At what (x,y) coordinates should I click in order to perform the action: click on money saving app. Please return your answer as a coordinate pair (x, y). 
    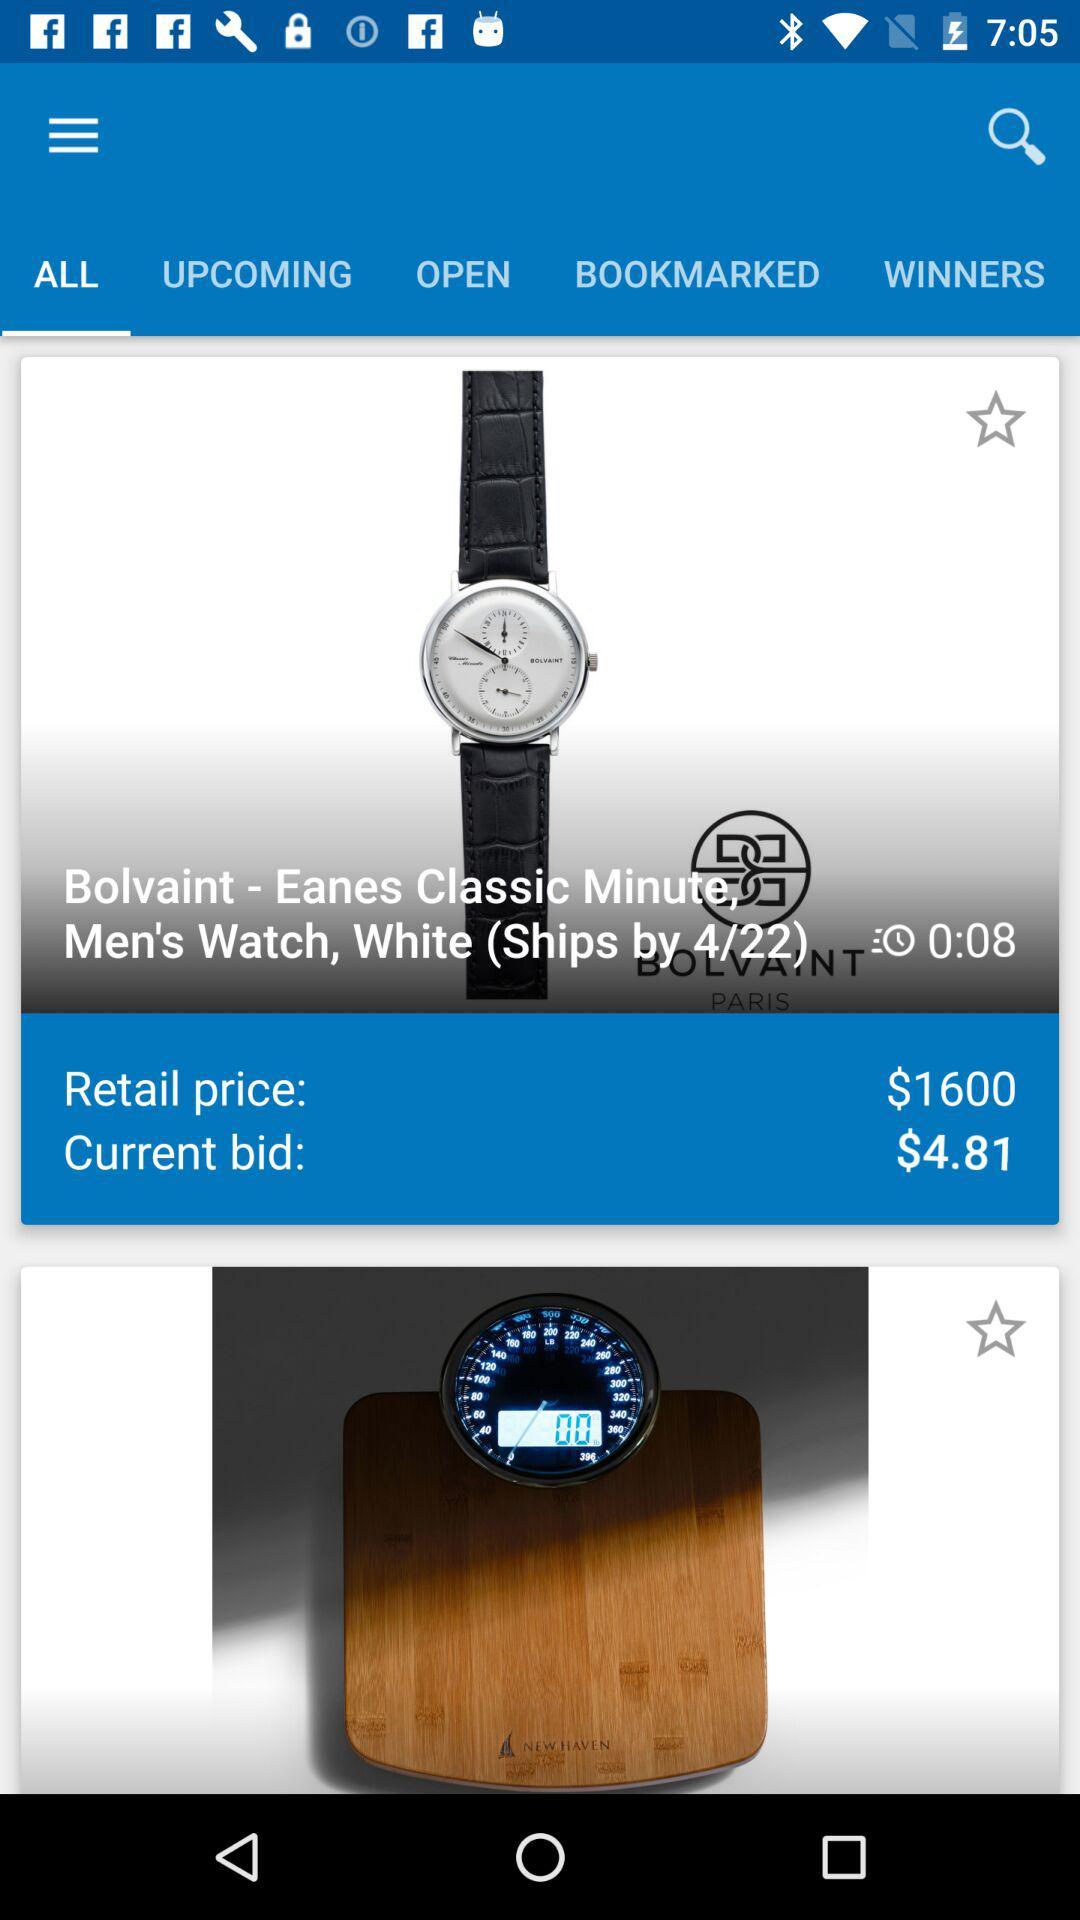
    Looking at the image, I should click on (995, 419).